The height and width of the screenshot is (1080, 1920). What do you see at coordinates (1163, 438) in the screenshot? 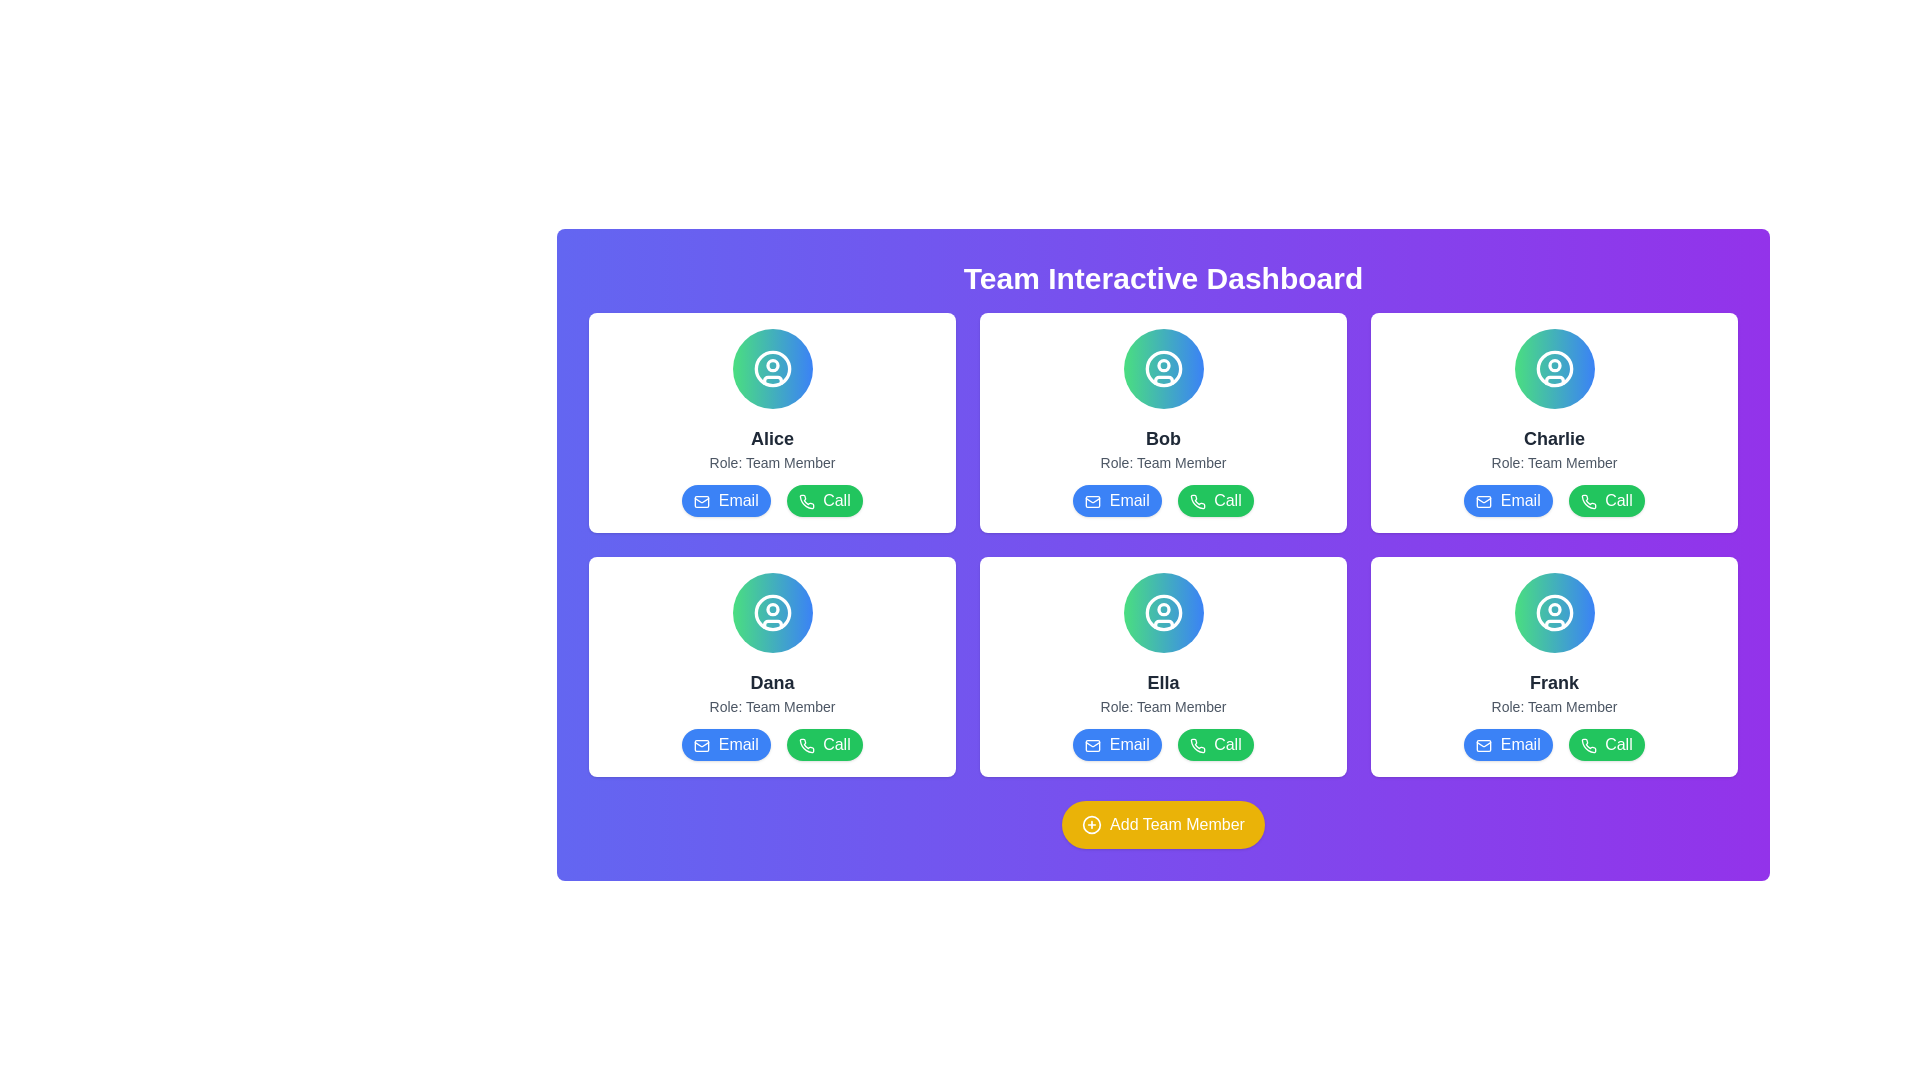
I see `static text that serves as the name identifier for the individual represented by the second card from the left in the top row of the grid layout, located directly underneath a rounded profile icon` at bounding box center [1163, 438].